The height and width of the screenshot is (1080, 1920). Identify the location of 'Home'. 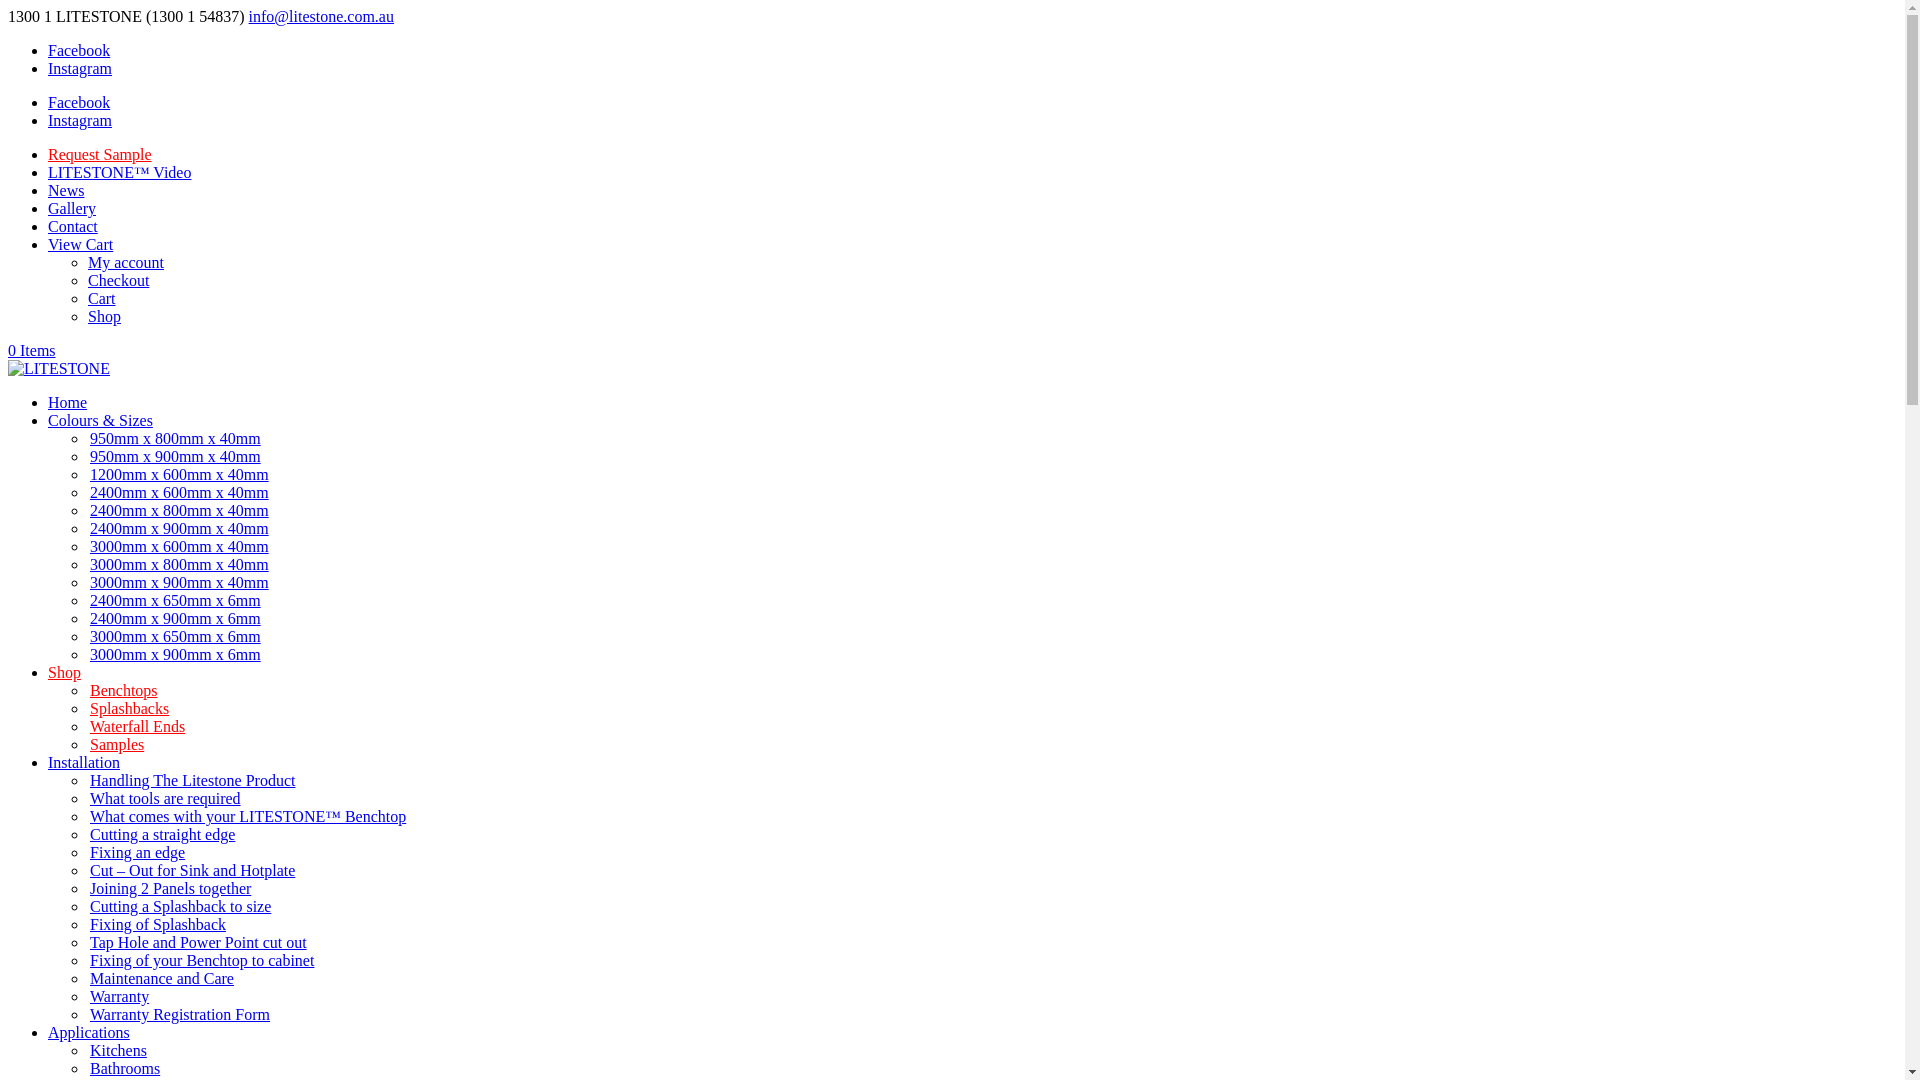
(67, 402).